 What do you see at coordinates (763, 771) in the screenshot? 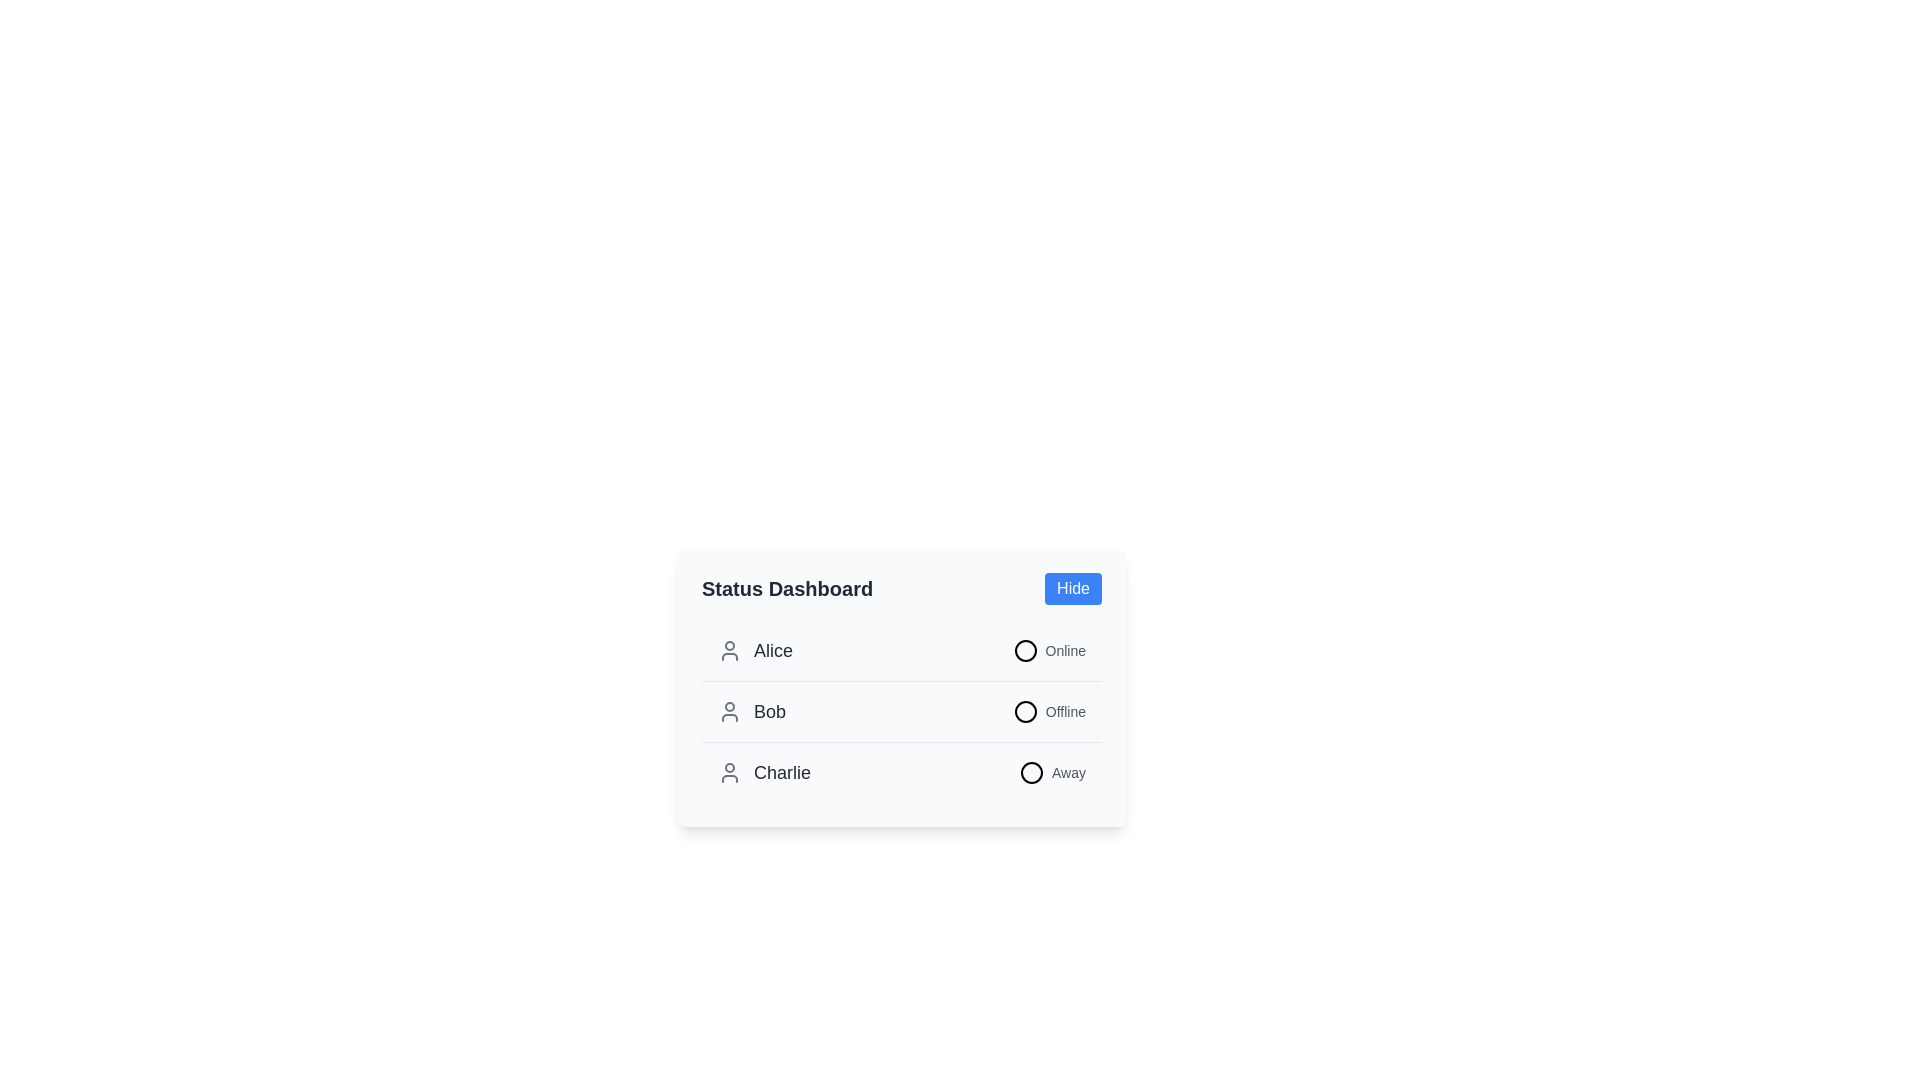
I see `the user's name and icon in the third entry of the vertically-arranged list in the status dashboard` at bounding box center [763, 771].